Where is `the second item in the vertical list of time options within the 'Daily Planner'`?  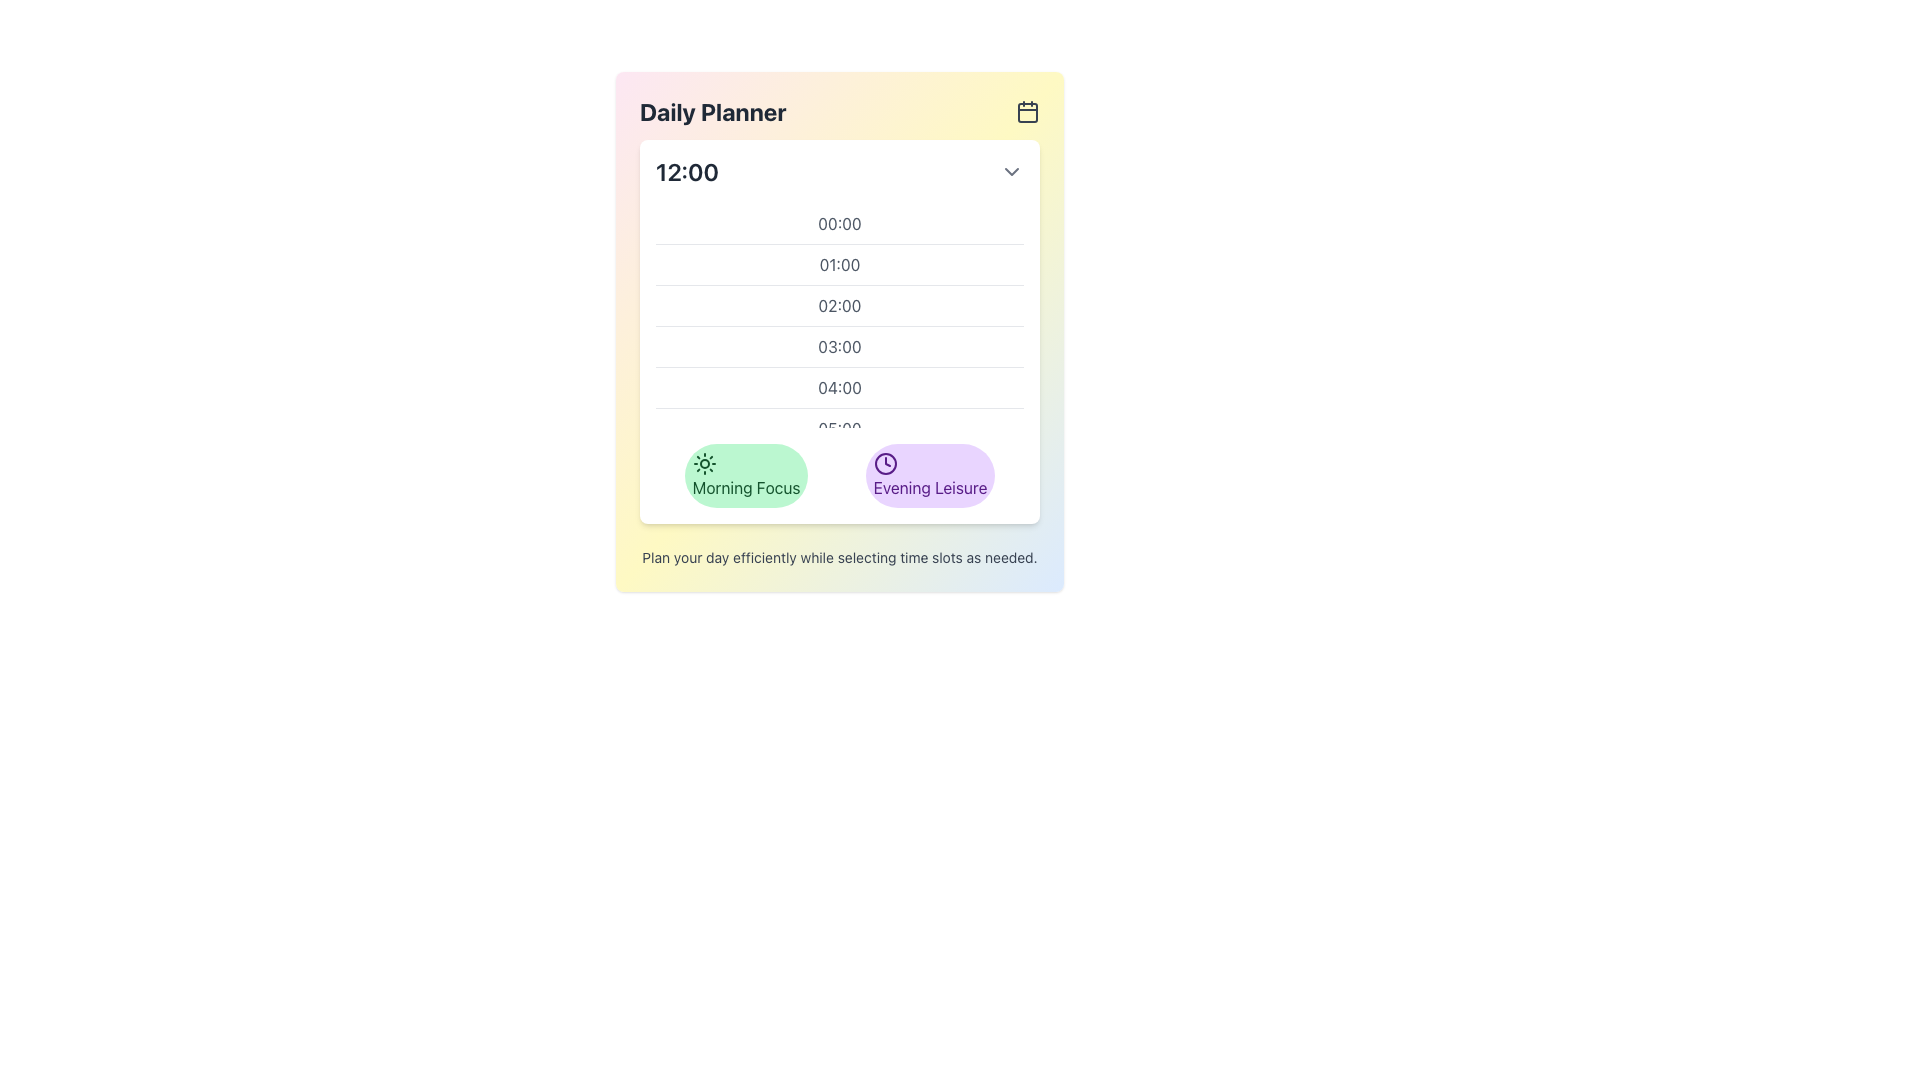 the second item in the vertical list of time options within the 'Daily Planner' is located at coordinates (840, 263).